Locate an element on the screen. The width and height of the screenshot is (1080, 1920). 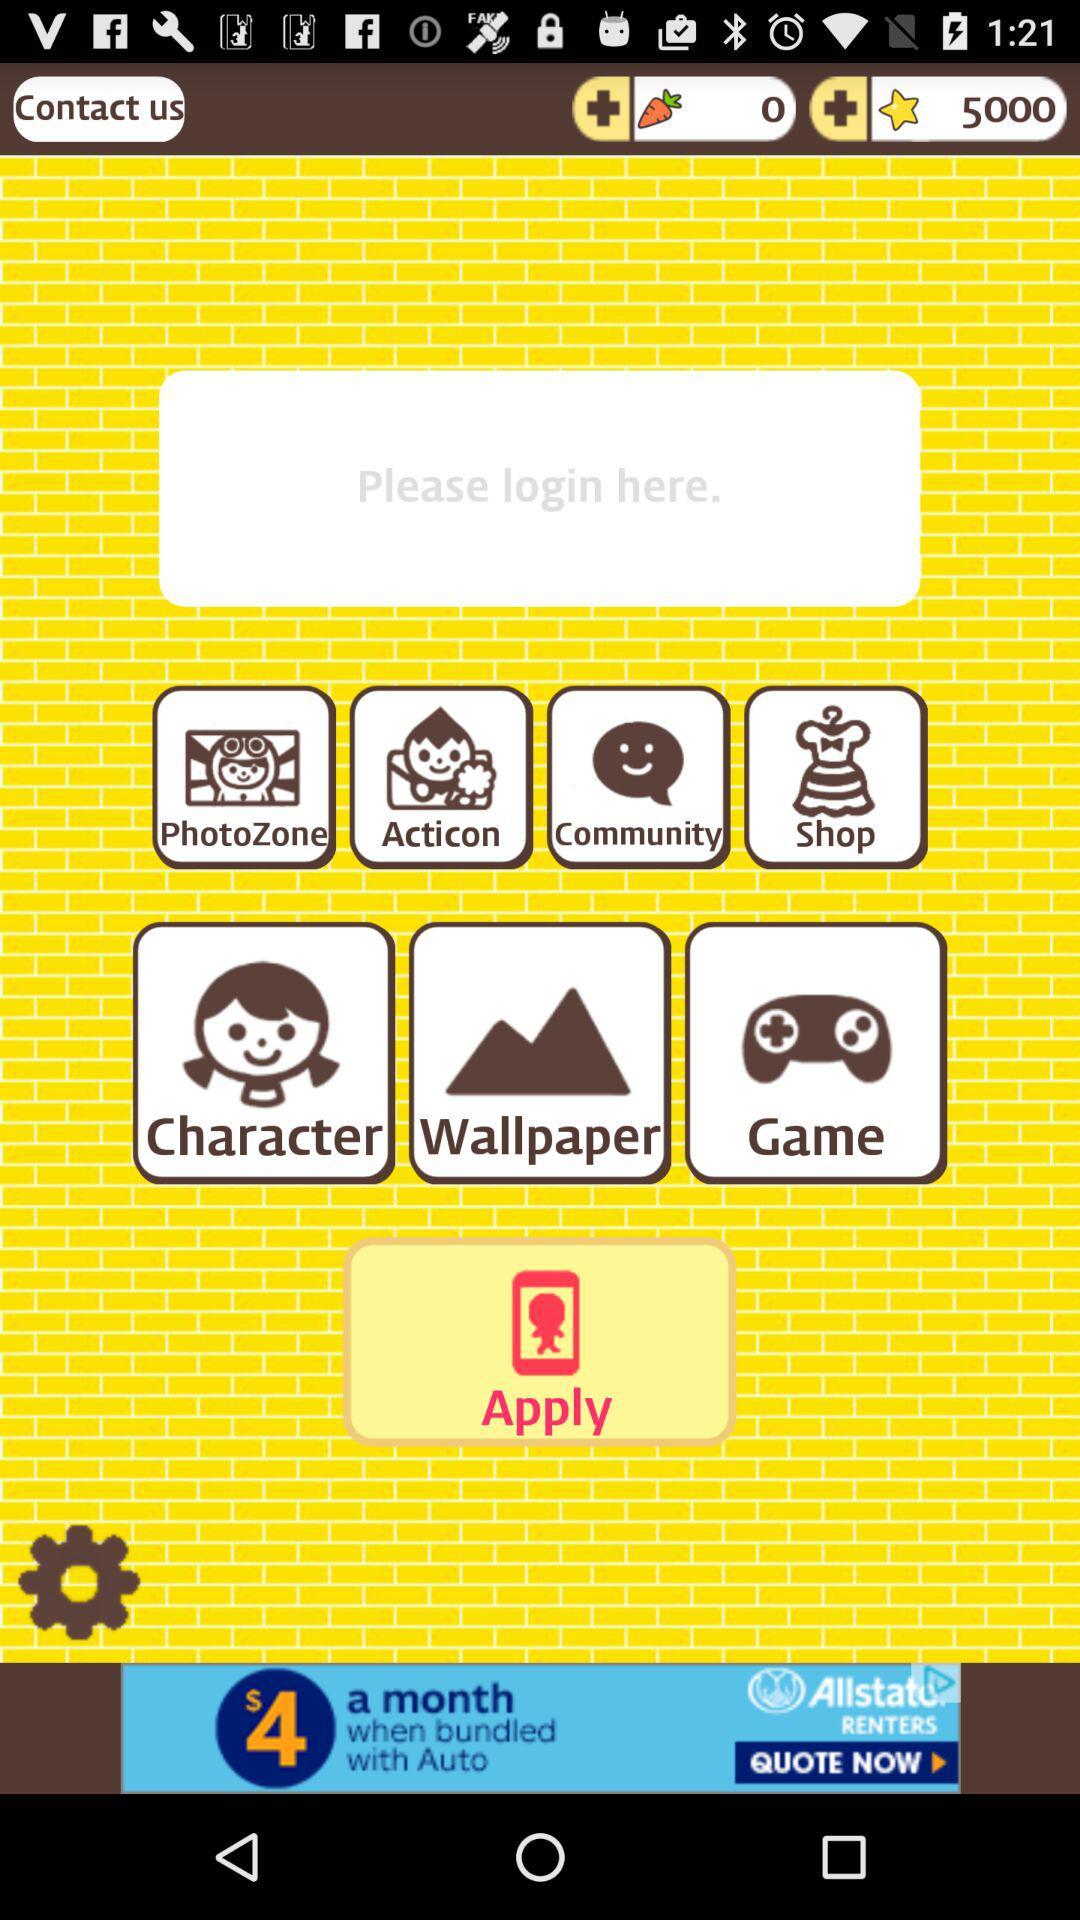
action is located at coordinates (439, 775).